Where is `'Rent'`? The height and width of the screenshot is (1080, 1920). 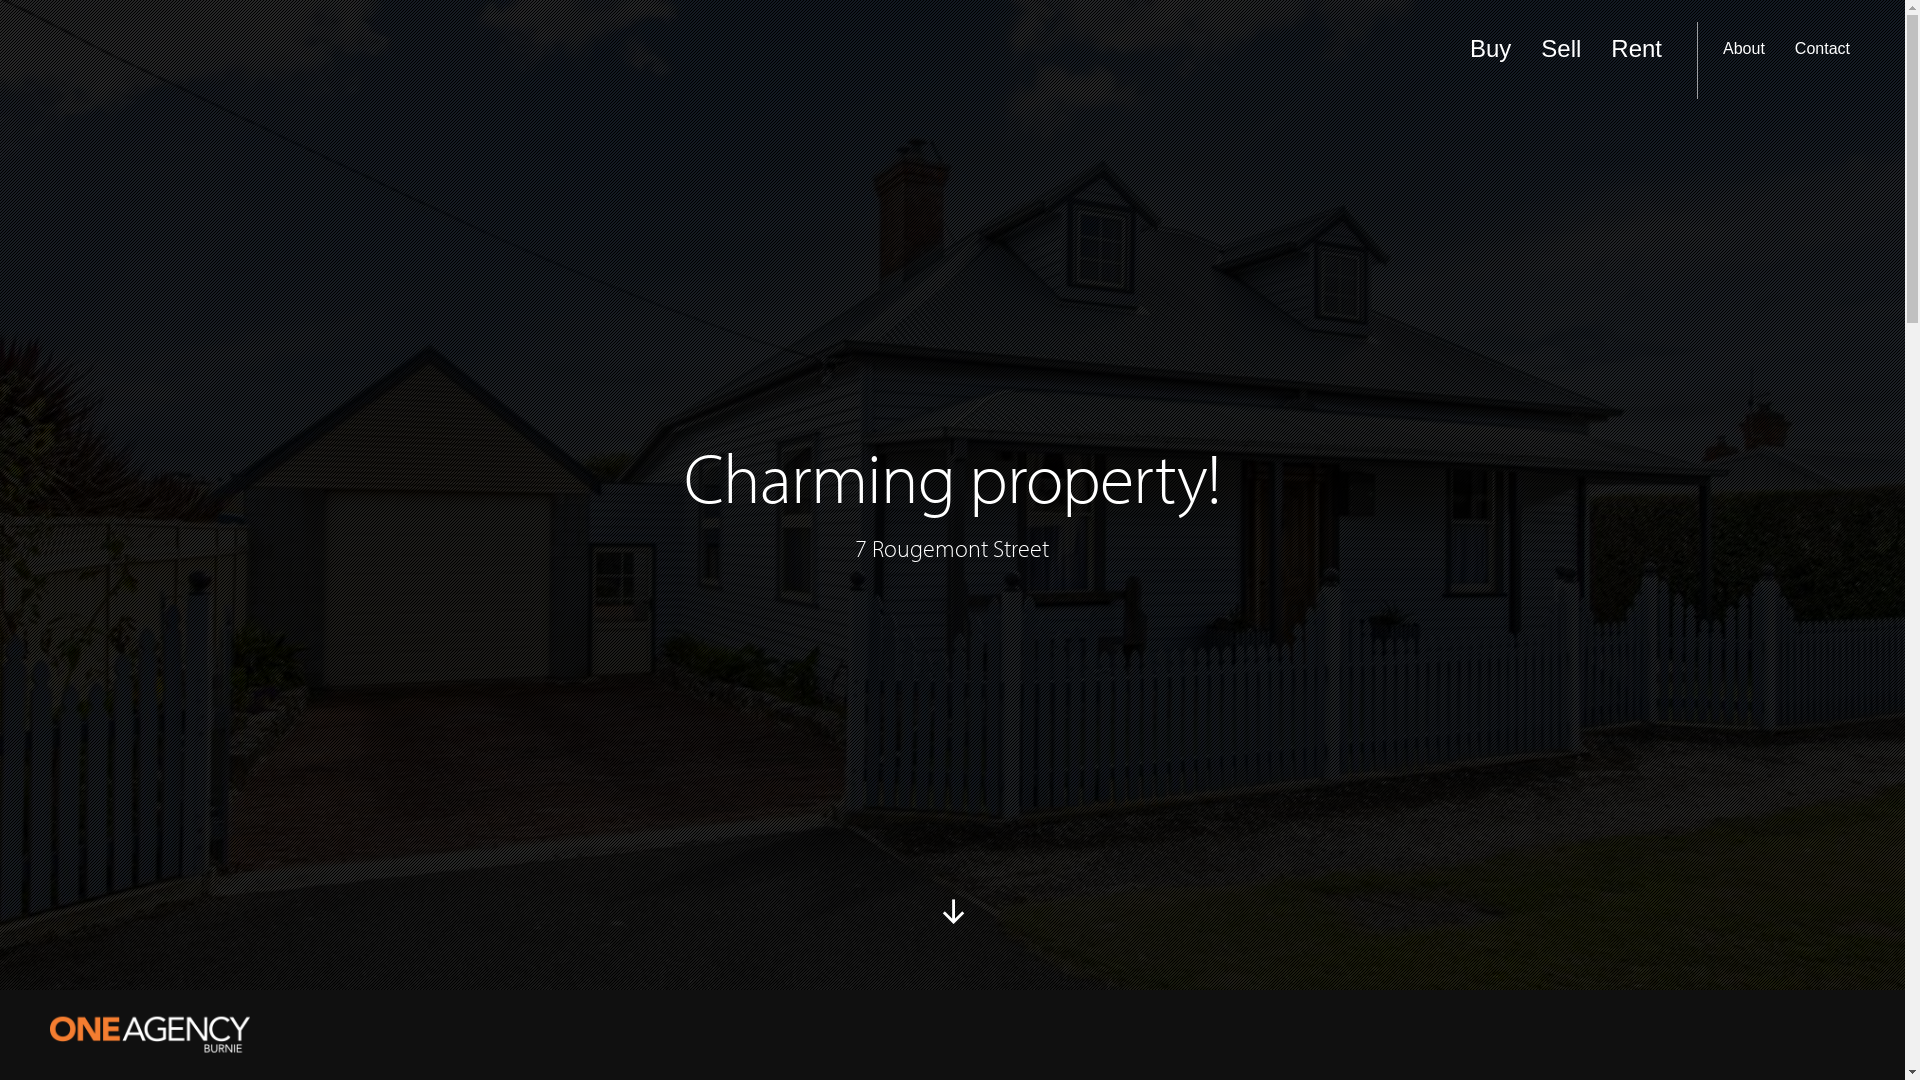
'Rent' is located at coordinates (1636, 59).